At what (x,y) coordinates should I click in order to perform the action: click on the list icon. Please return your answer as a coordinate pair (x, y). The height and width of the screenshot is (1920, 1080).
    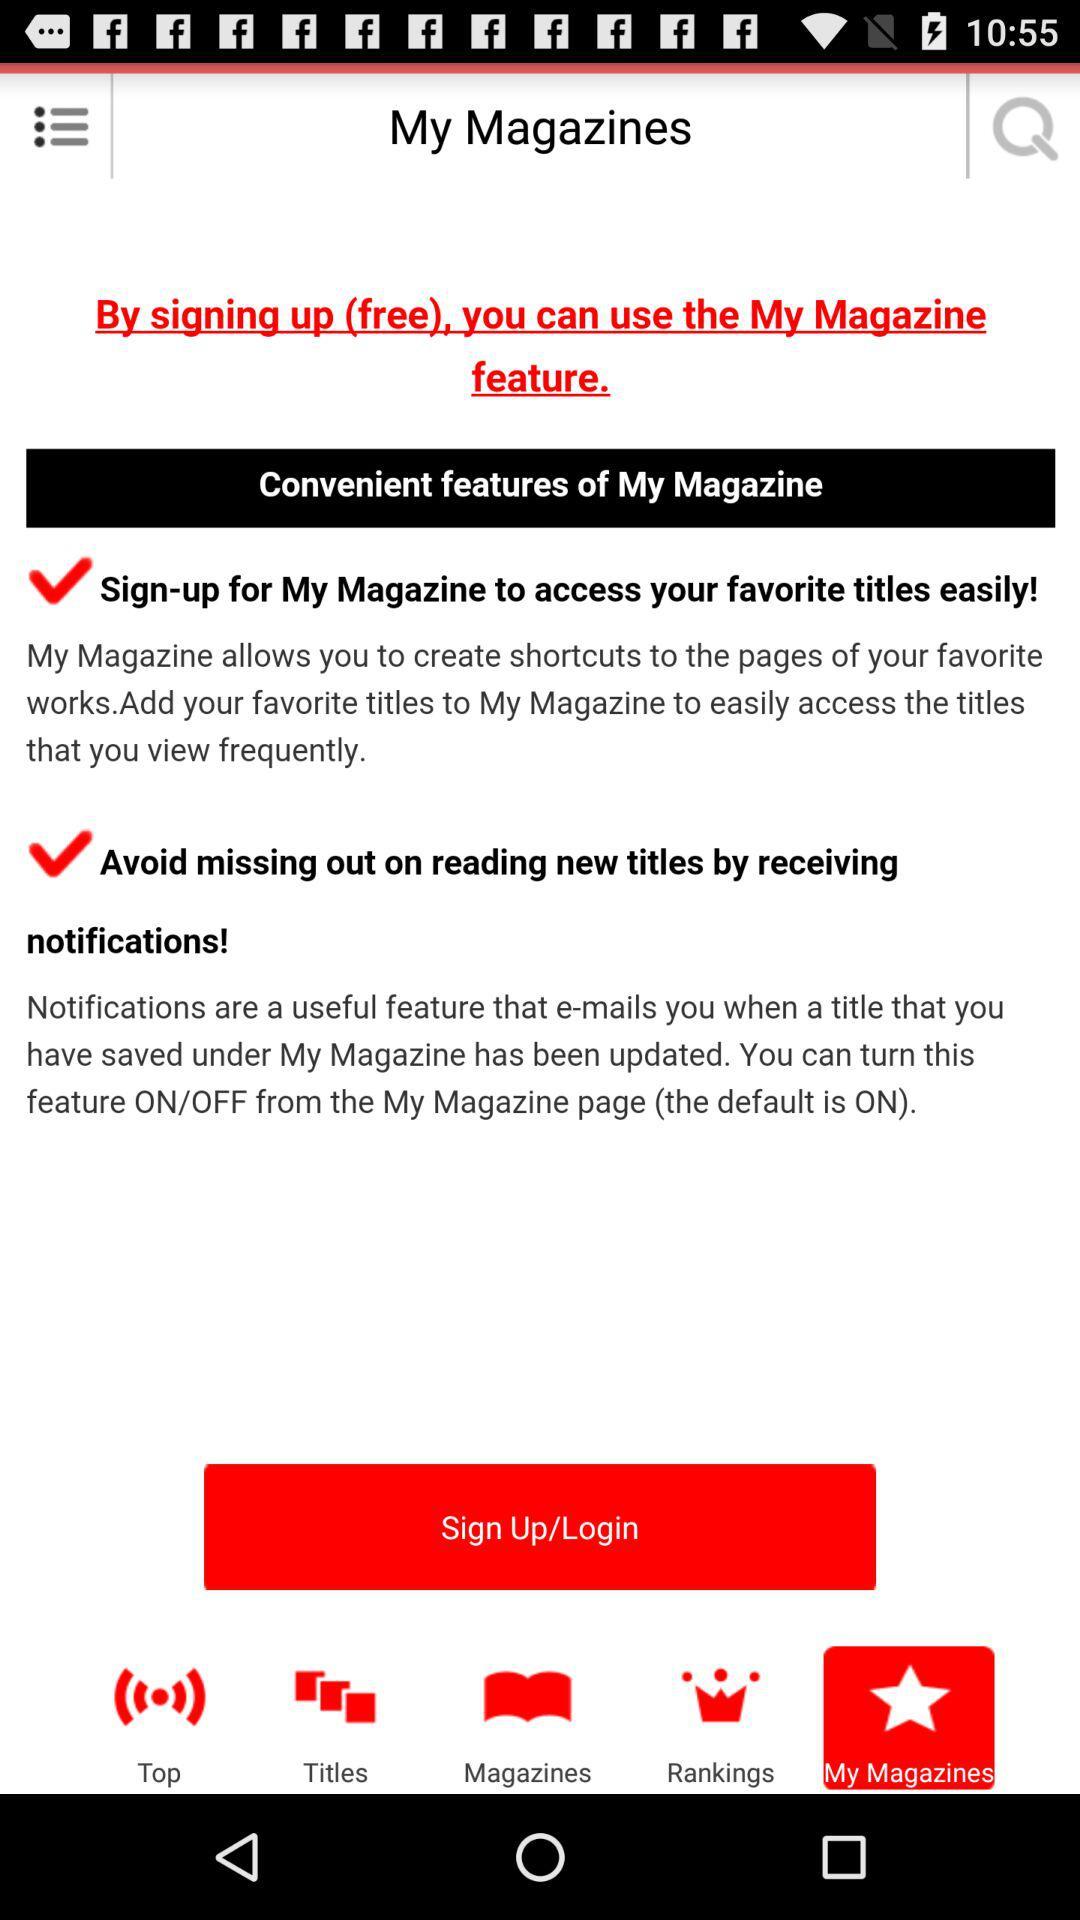
    Looking at the image, I should click on (60, 133).